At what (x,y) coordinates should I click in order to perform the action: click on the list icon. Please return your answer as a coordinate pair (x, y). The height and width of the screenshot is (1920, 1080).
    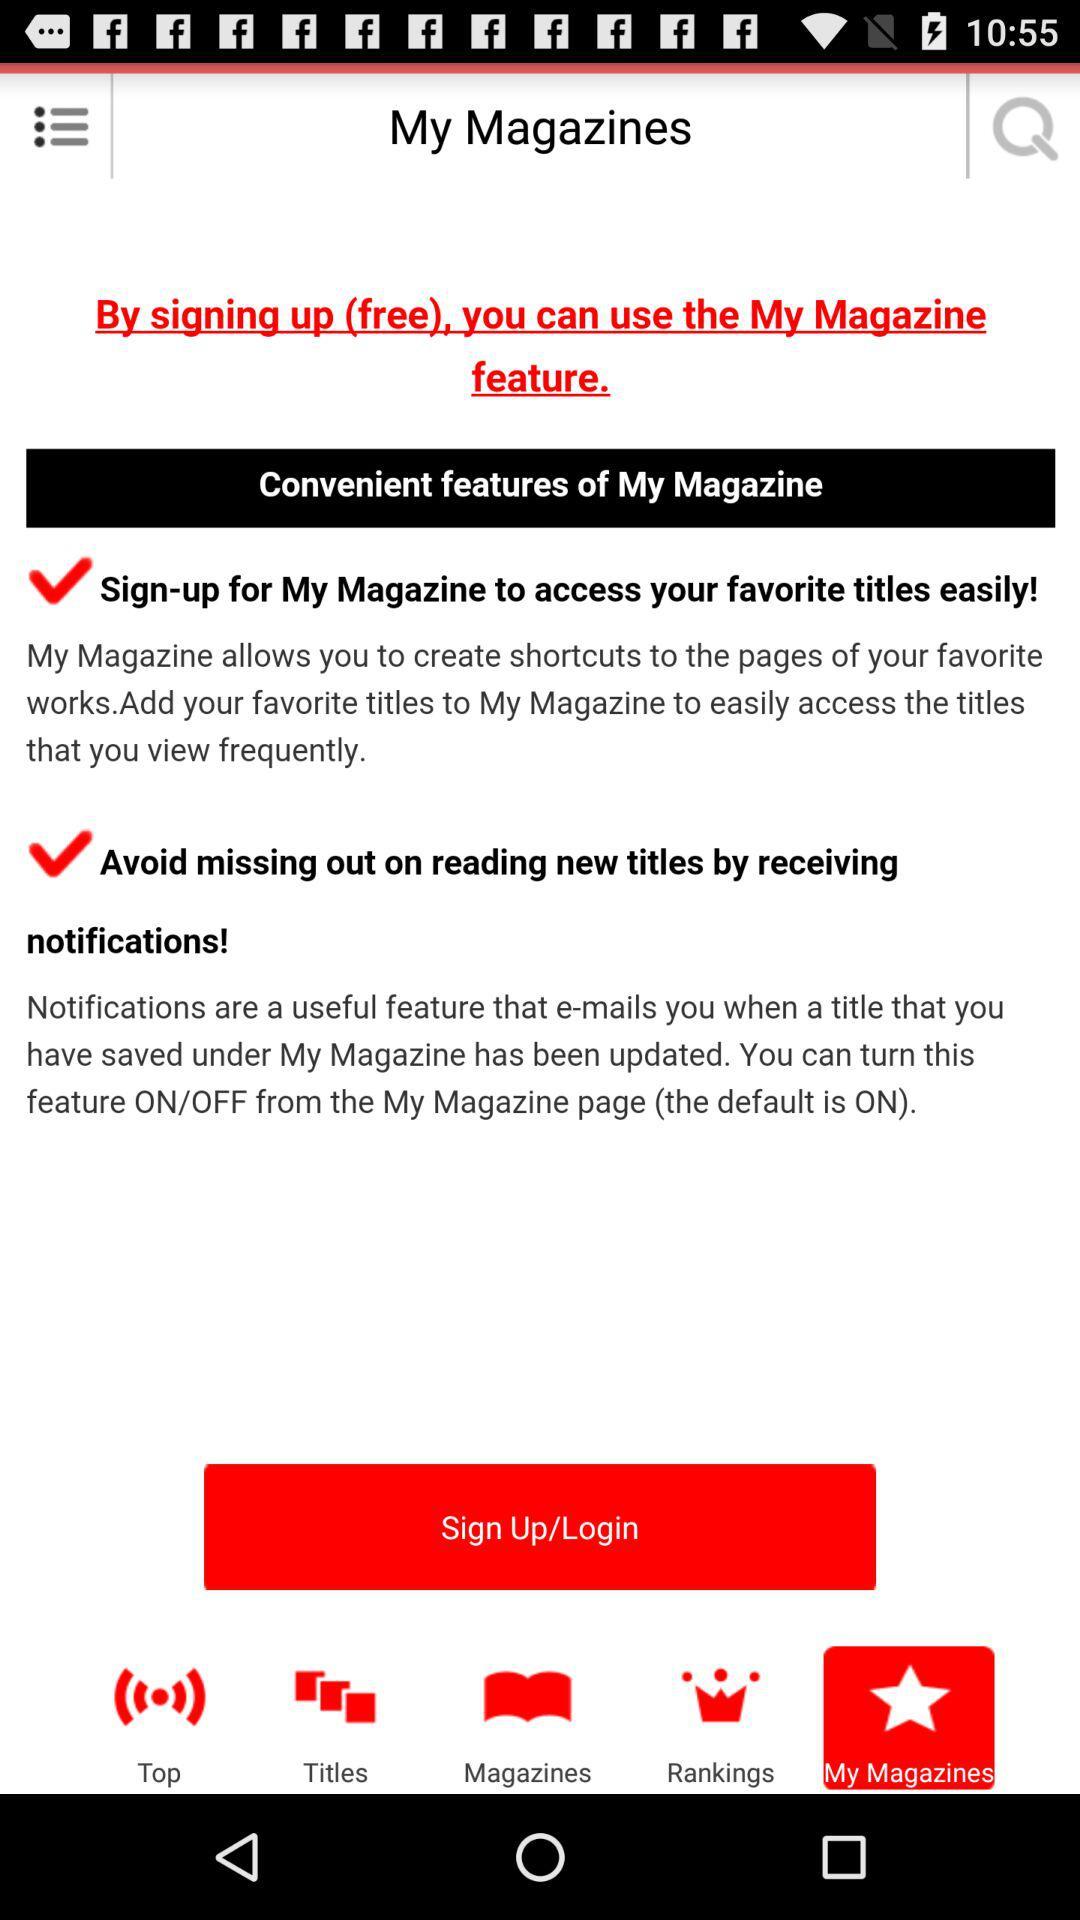
    Looking at the image, I should click on (60, 133).